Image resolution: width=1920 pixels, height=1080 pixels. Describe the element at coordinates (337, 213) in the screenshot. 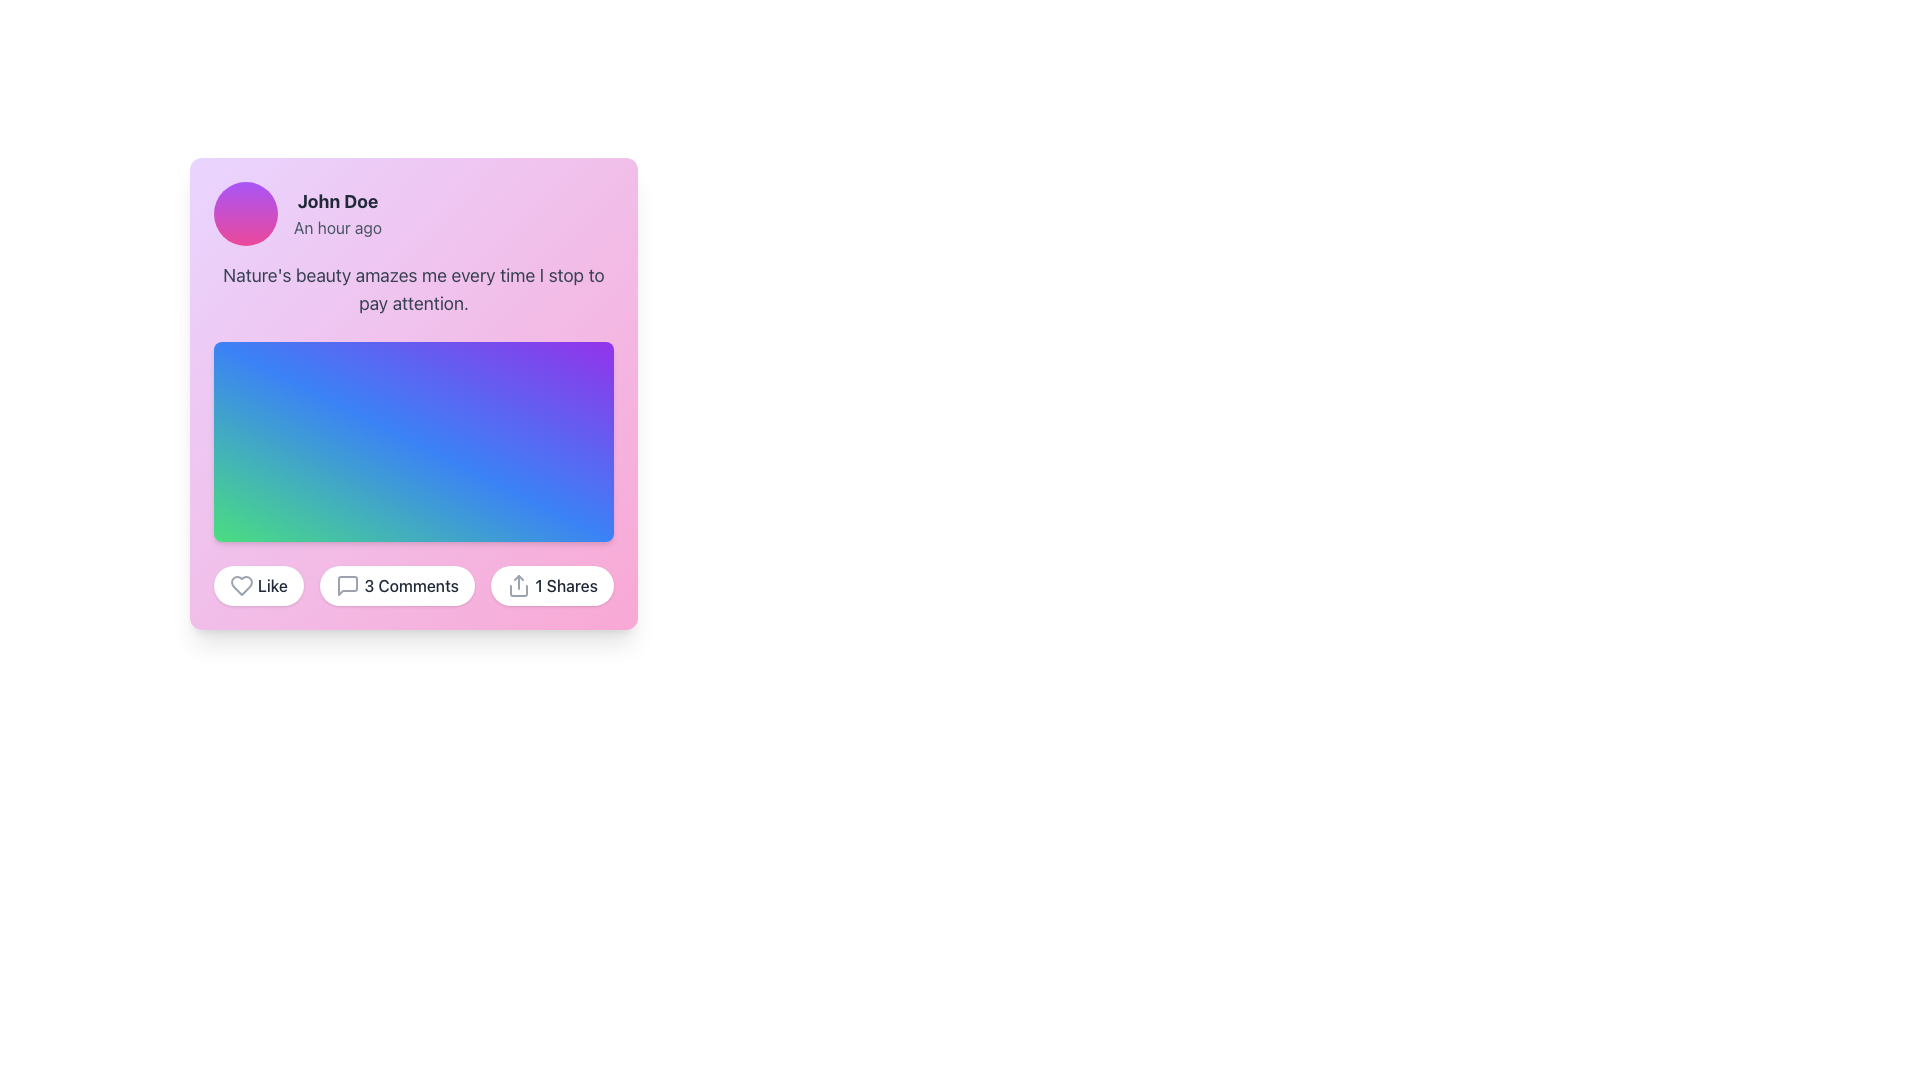

I see `the text element displaying 'John Doe' and 'An hour ago', which is located in the top center area of the card-like interface, next to a circular gradient profile picture` at that location.